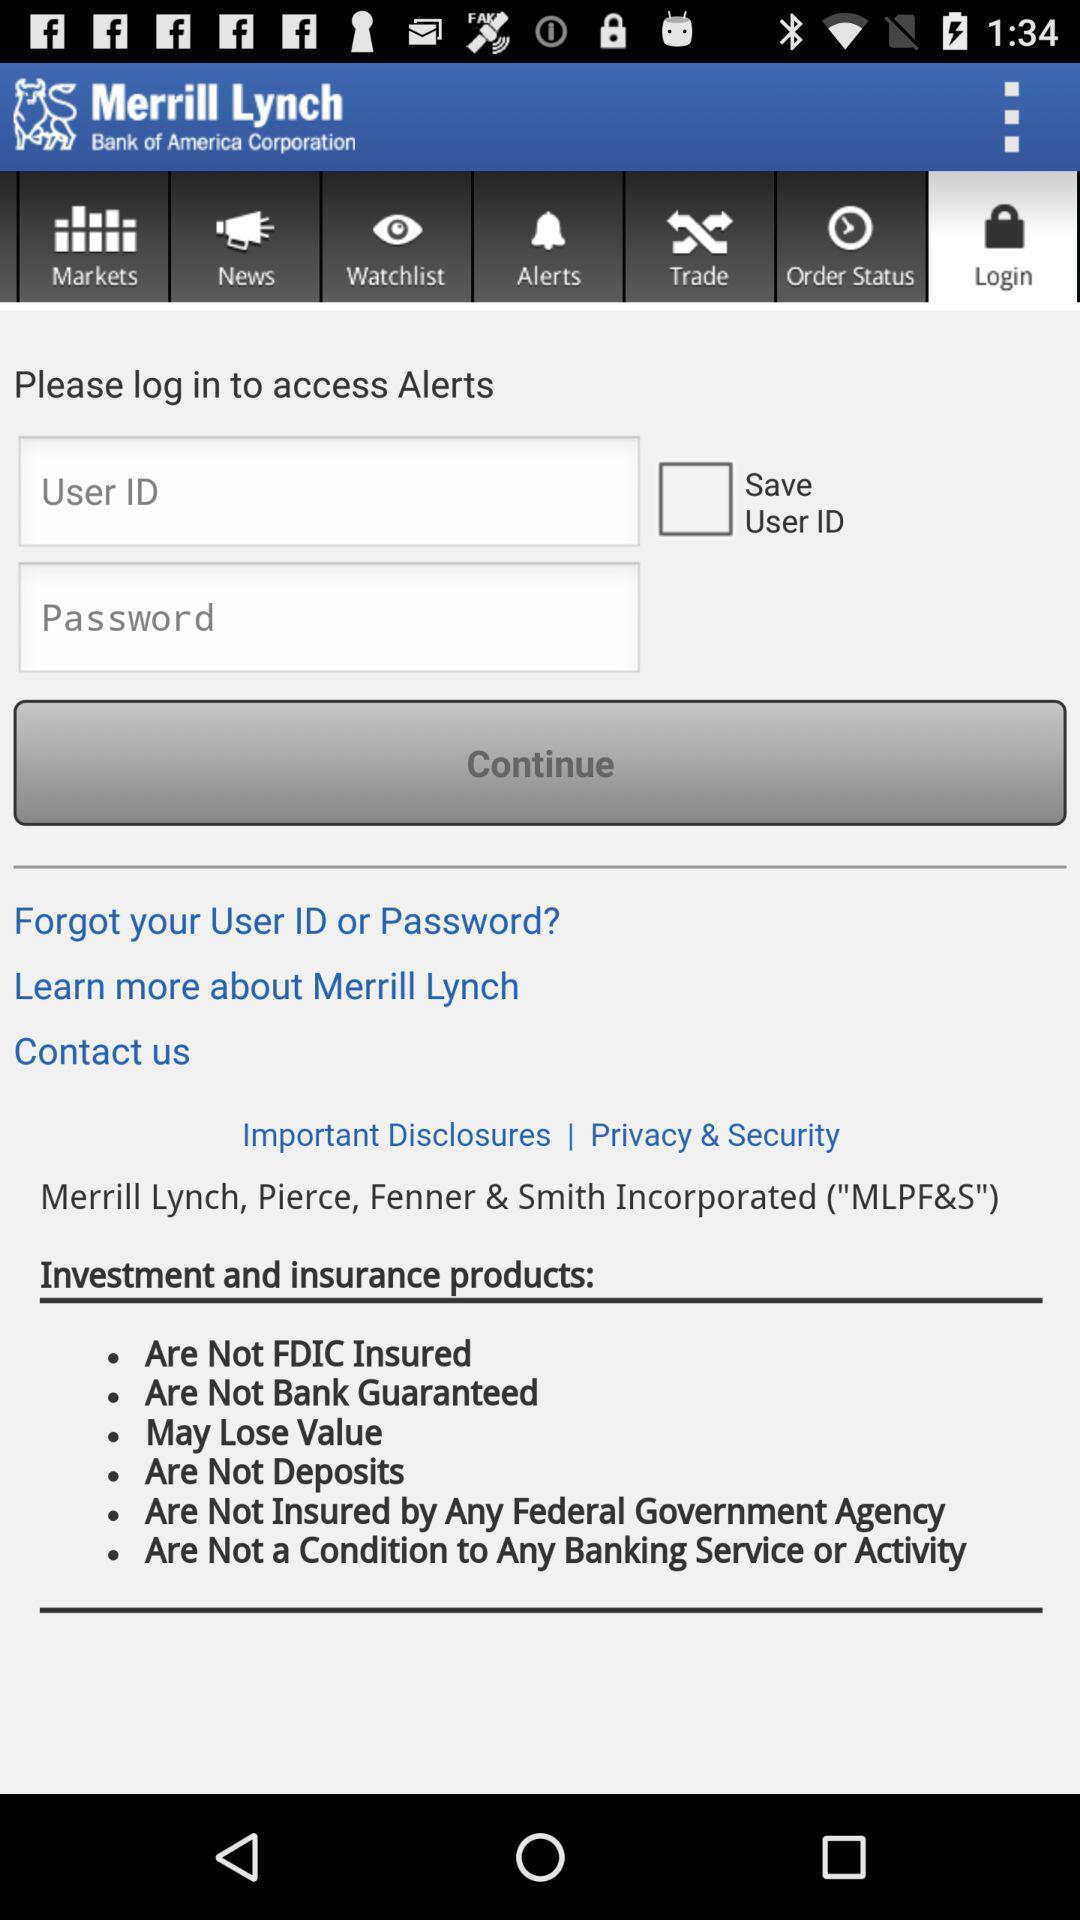 This screenshot has width=1080, height=1920. I want to click on login to app, so click(1002, 236).